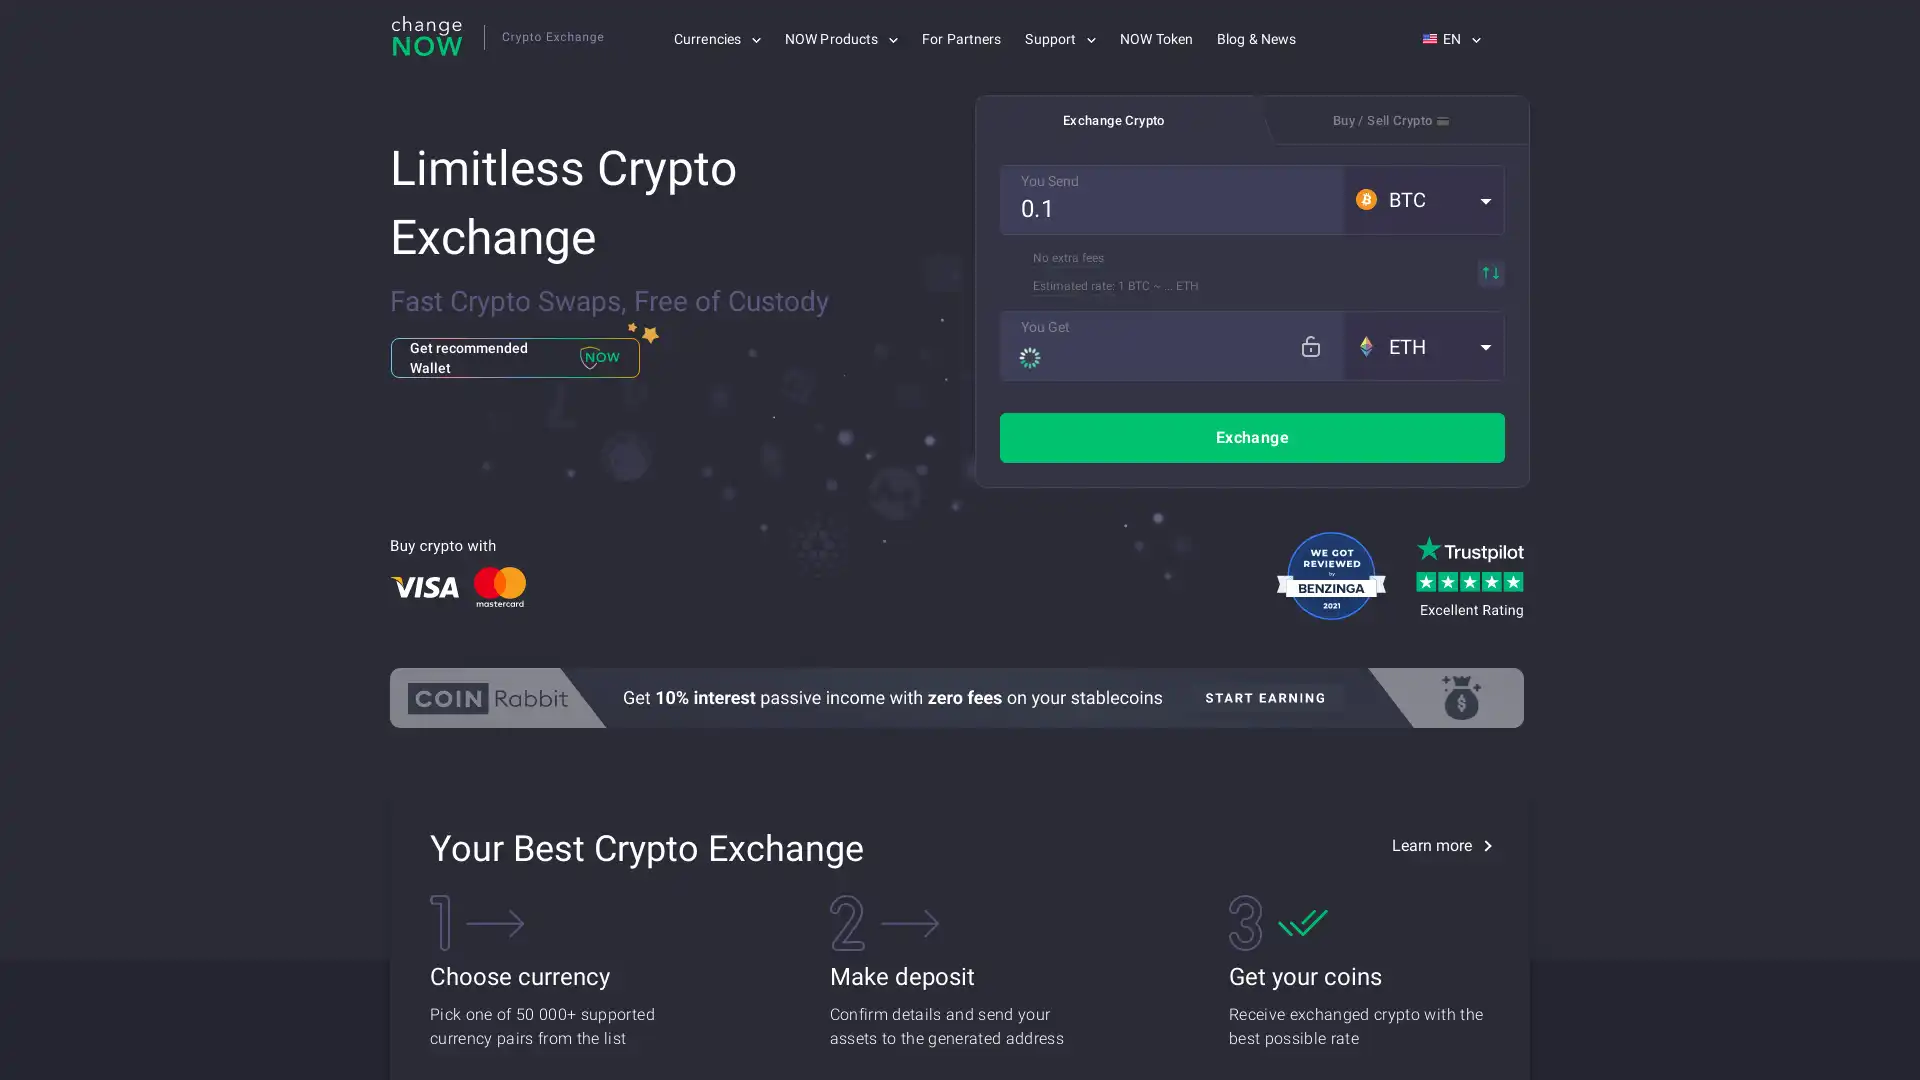 The height and width of the screenshot is (1080, 1920). I want to click on Exchange, so click(1251, 437).